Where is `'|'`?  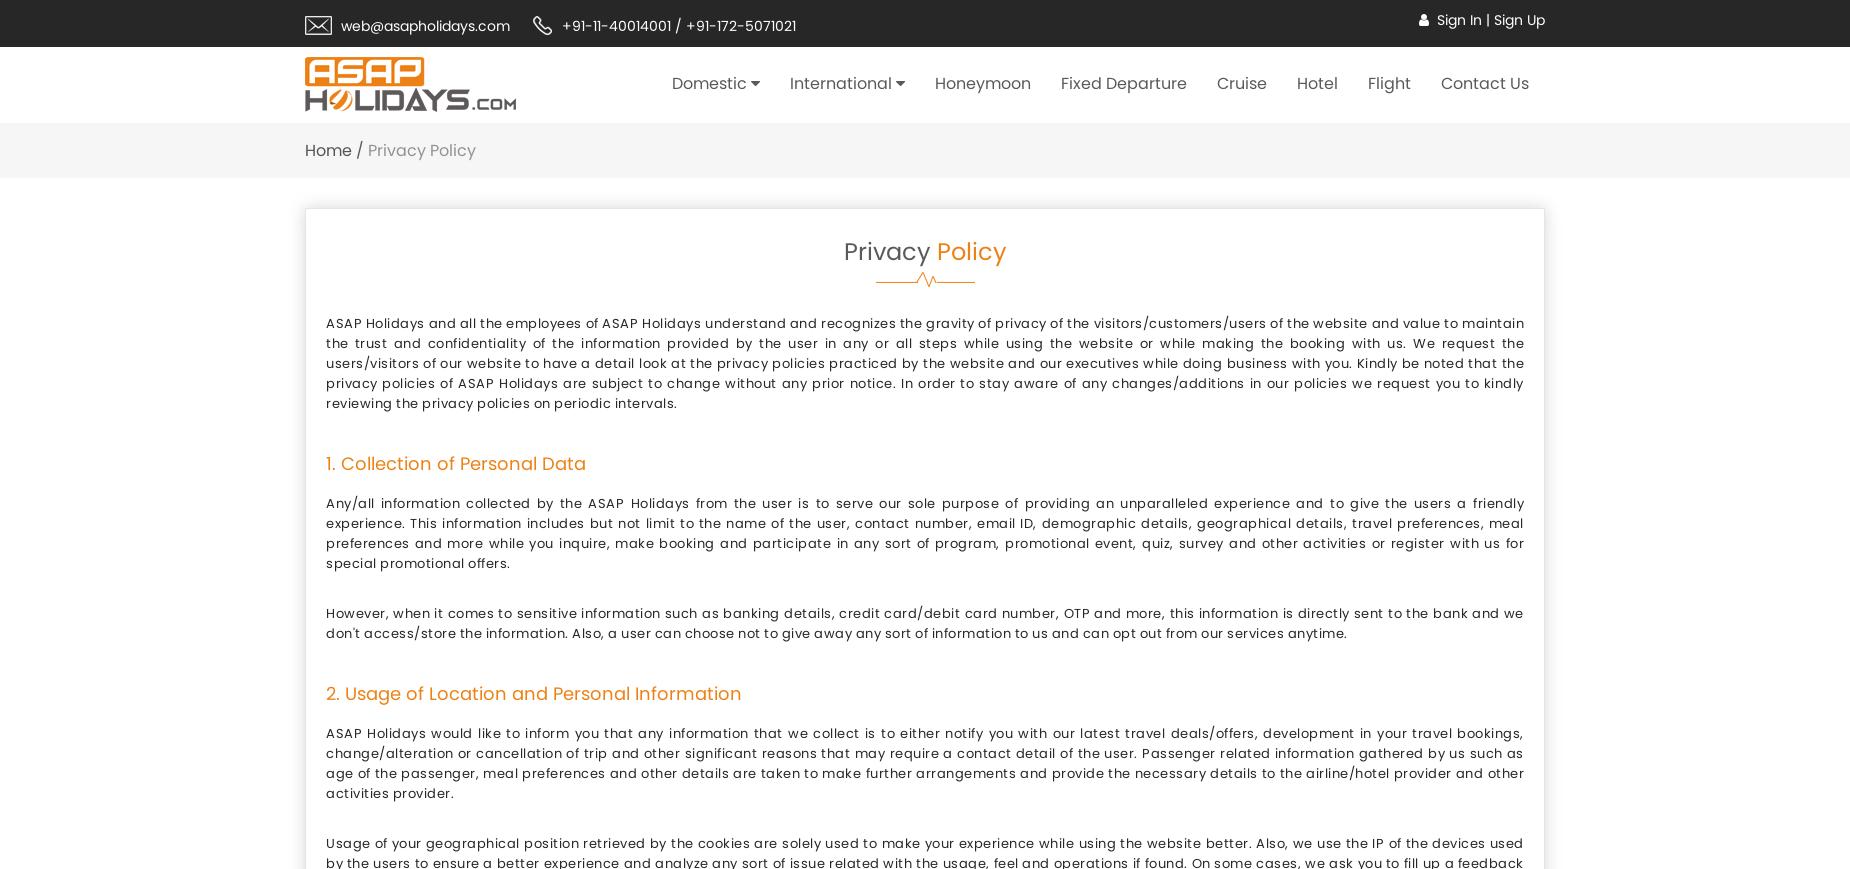
'|' is located at coordinates (1487, 18).